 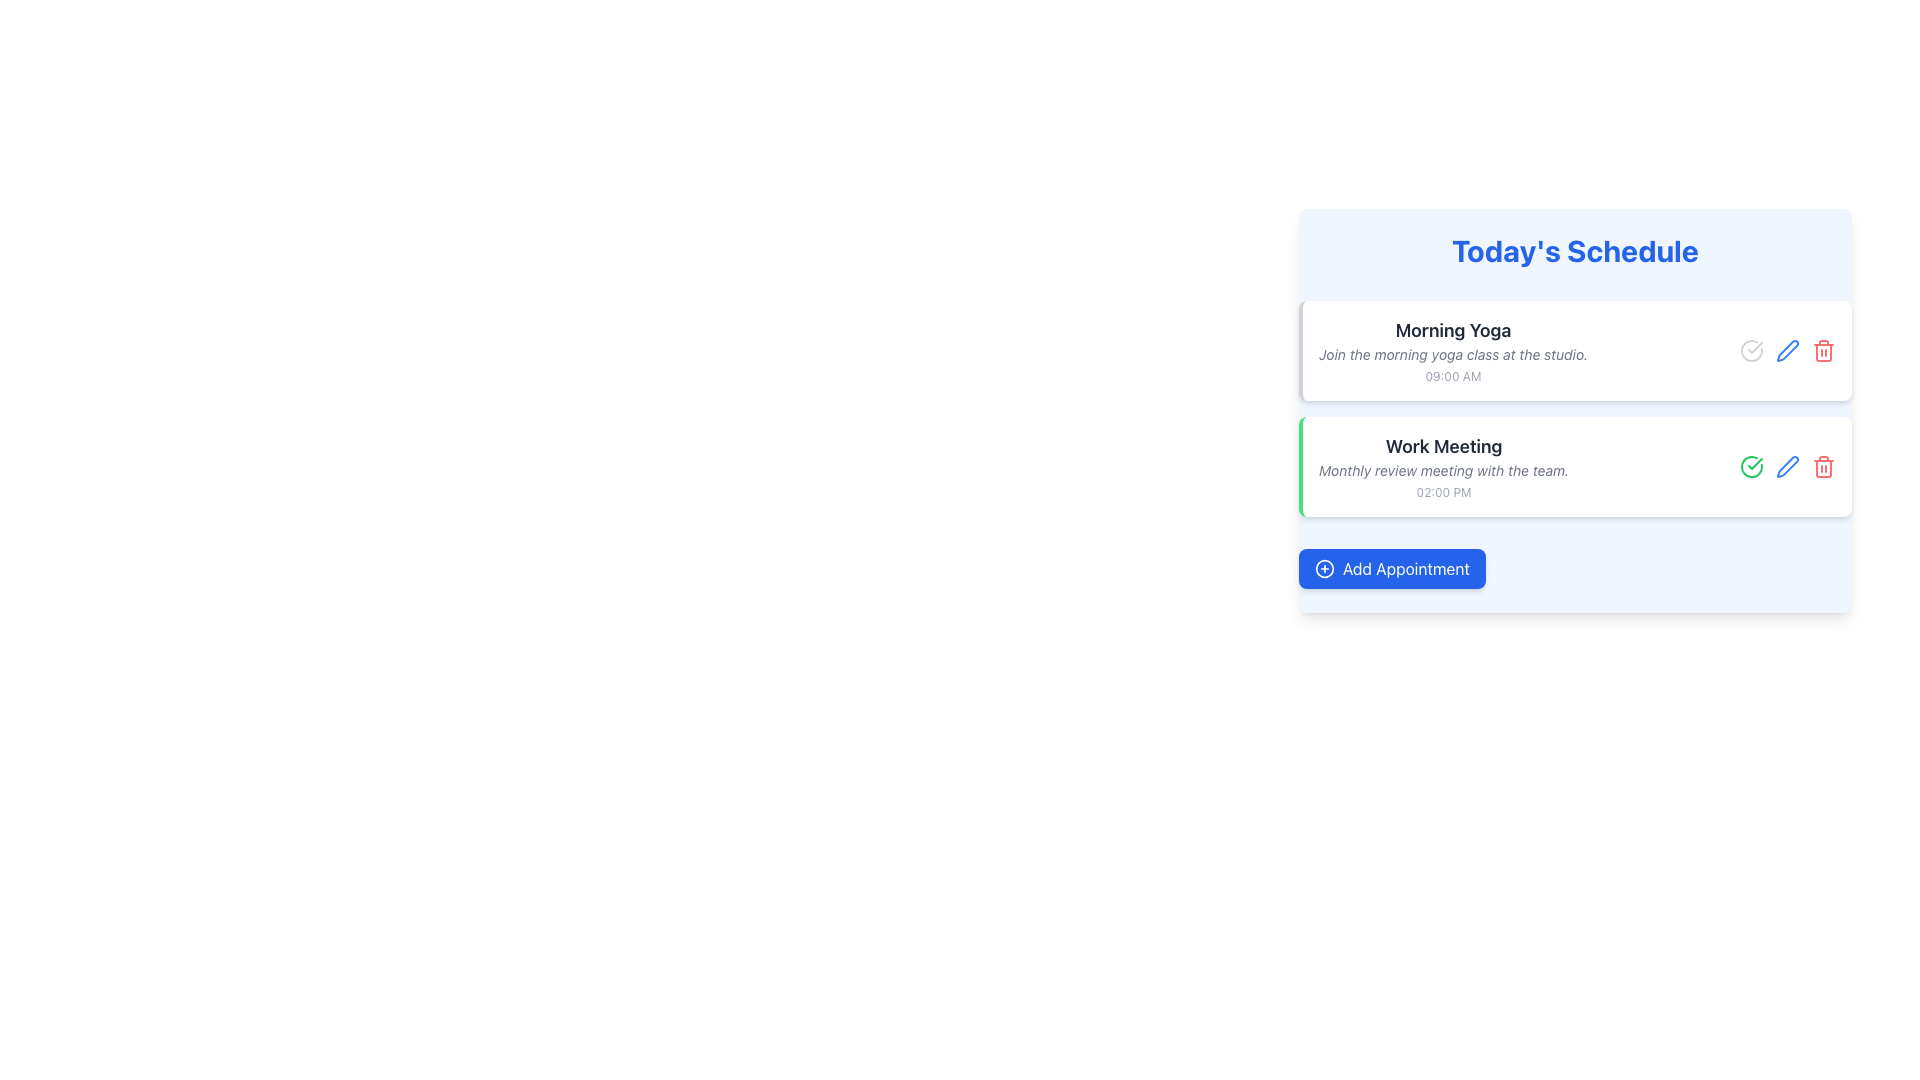 I want to click on the text label at the bottom of the 'Today's Schedule' card, so click(x=1405, y=569).